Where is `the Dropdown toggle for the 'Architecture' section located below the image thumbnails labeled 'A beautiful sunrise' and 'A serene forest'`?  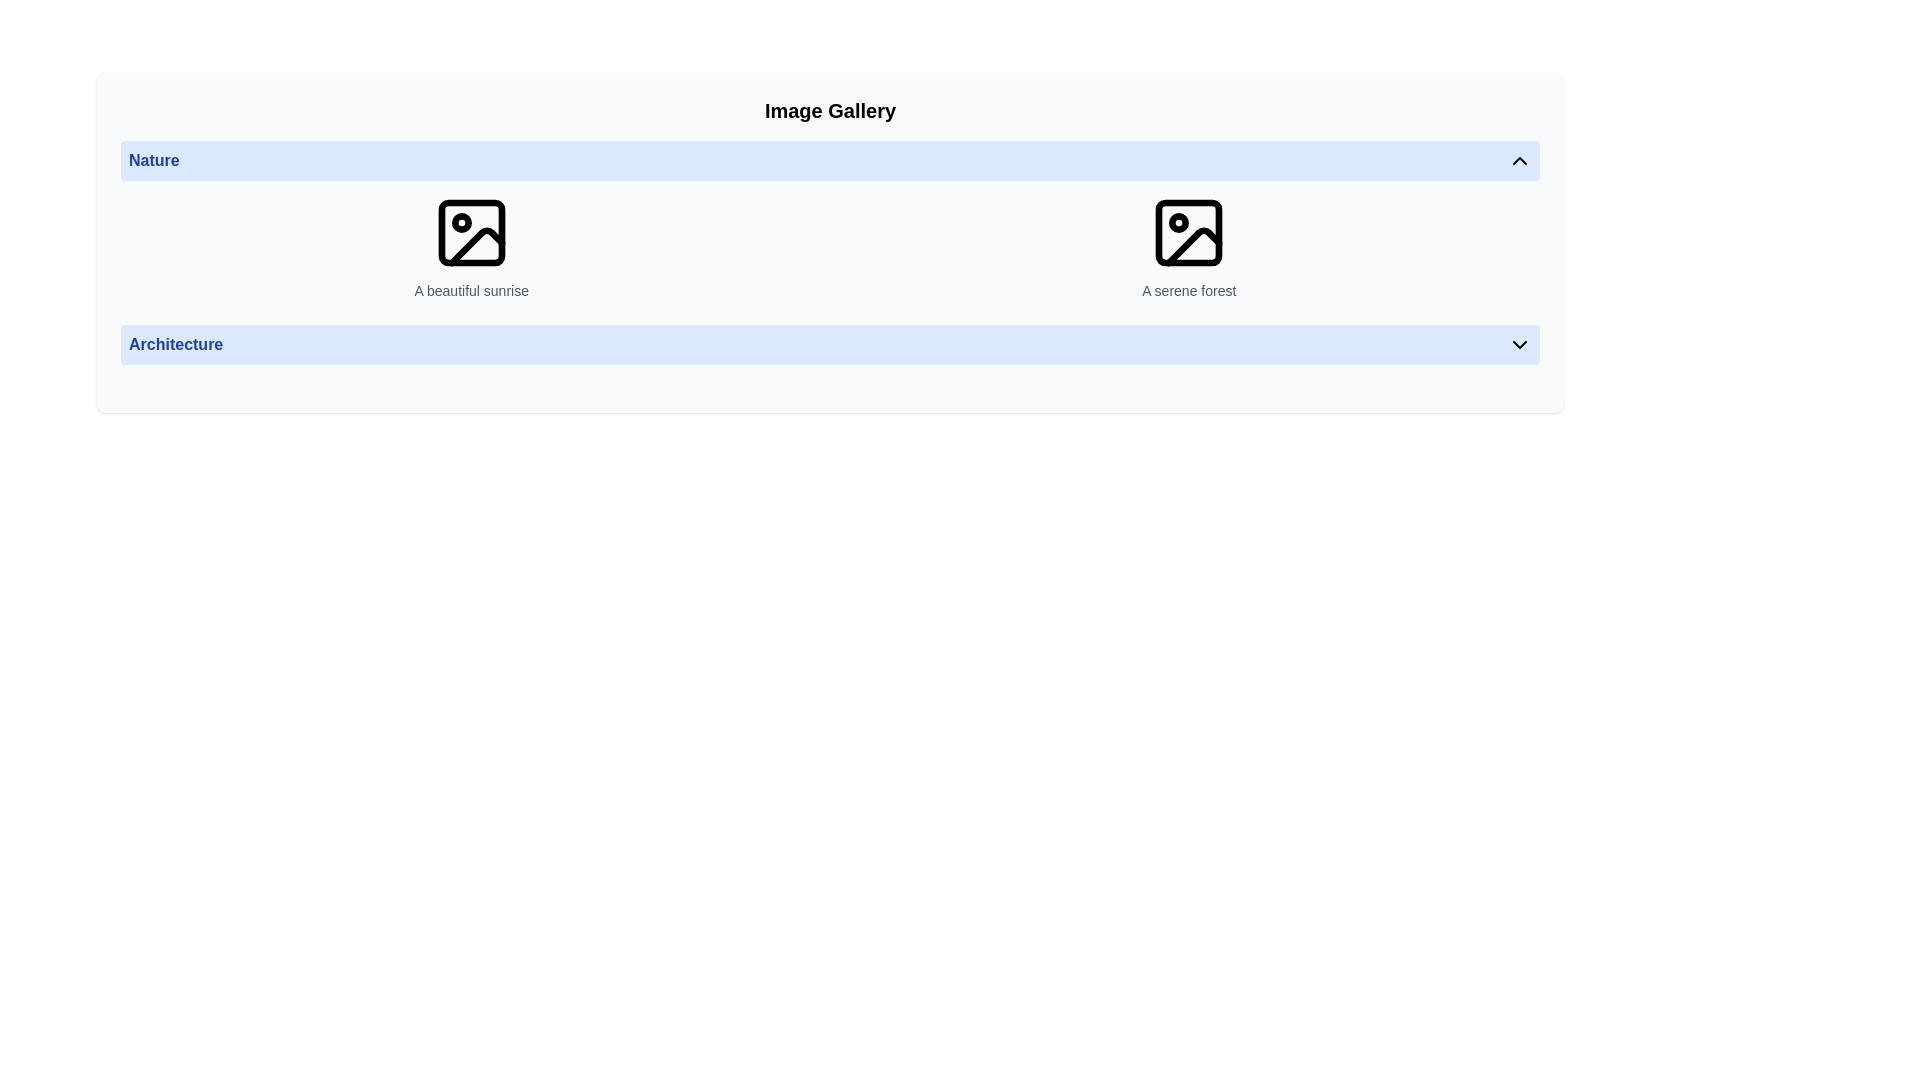 the Dropdown toggle for the 'Architecture' section located below the image thumbnails labeled 'A beautiful sunrise' and 'A serene forest' is located at coordinates (830, 343).